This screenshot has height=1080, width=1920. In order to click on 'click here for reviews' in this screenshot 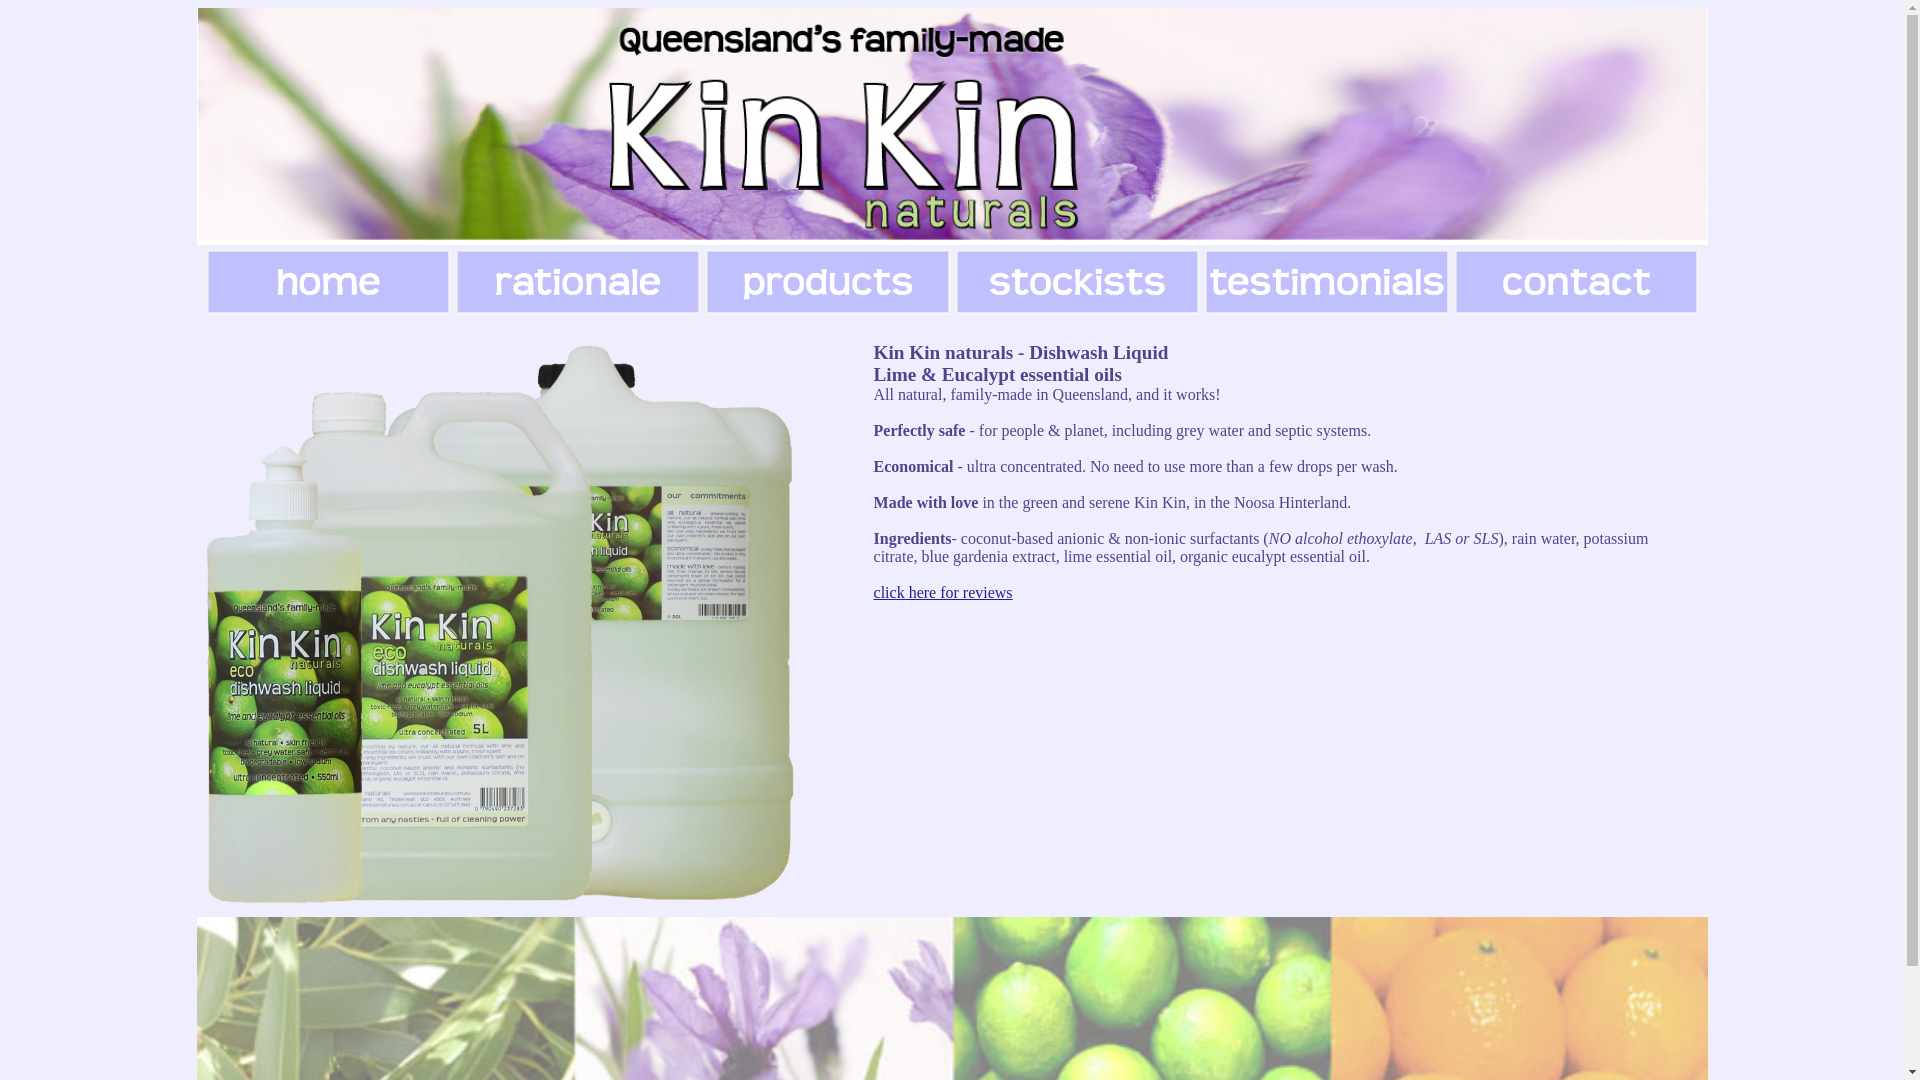, I will do `click(942, 591)`.